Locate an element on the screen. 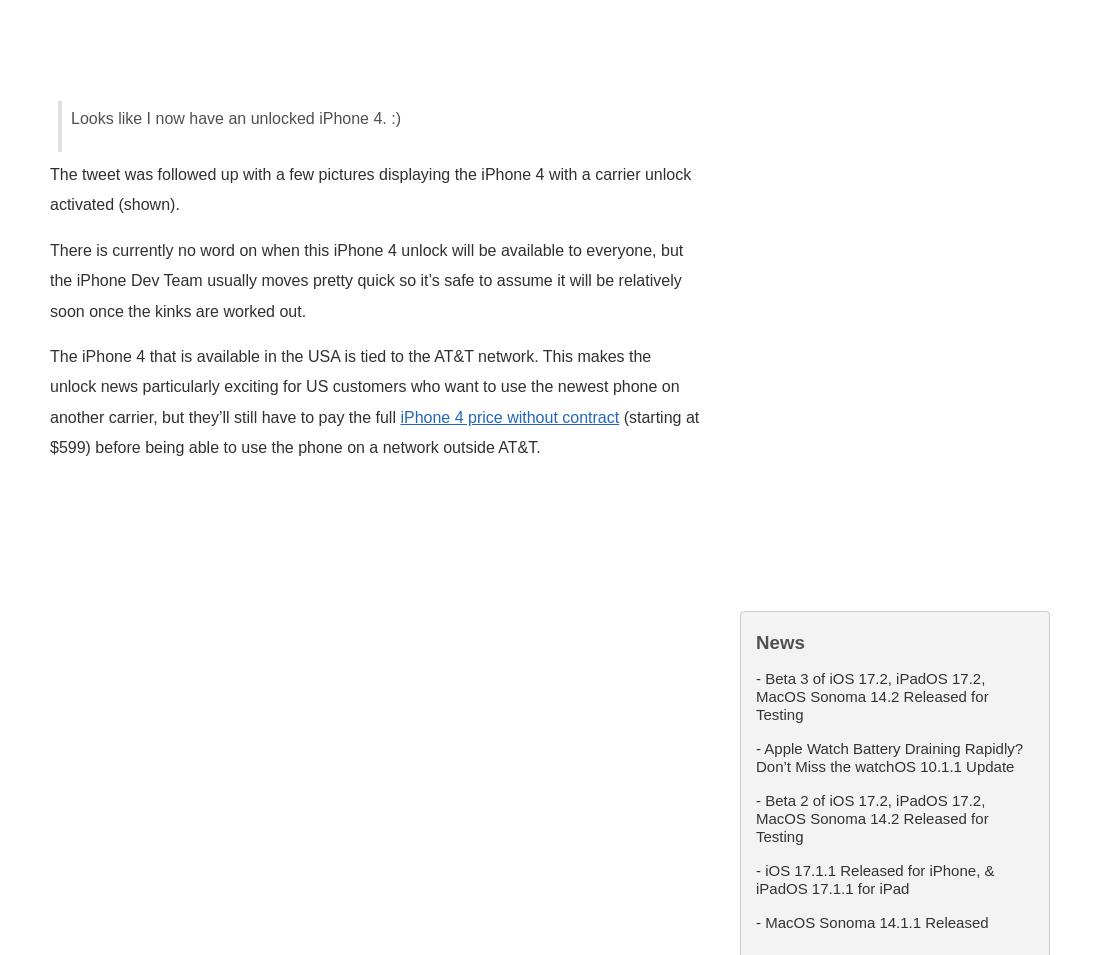 The image size is (1100, 955). 'There is currently no word on when this iPhone 4 unlock will be available to everyone, but the iPhone Dev Team usually moves pretty quick so it’s safe to assume it will be relatively soon once the kinks are worked out.' is located at coordinates (366, 280).